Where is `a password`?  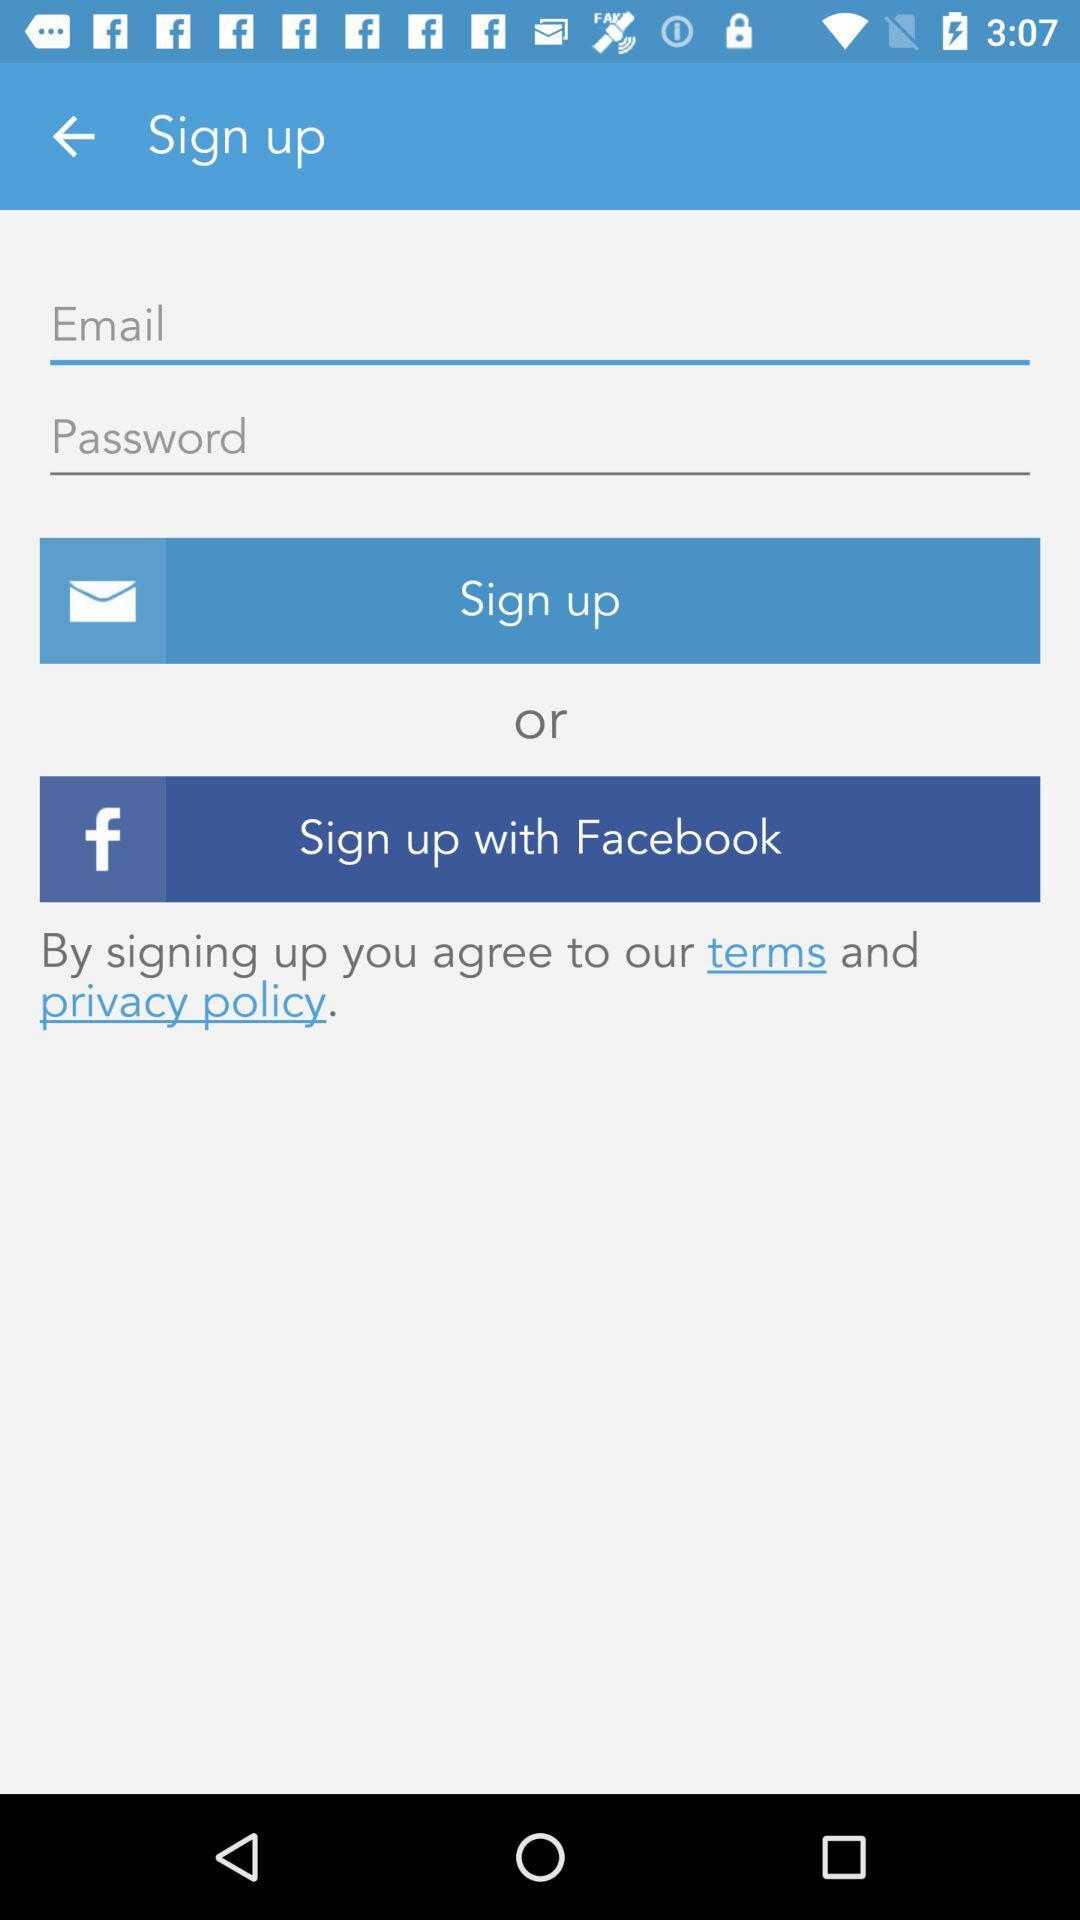
a password is located at coordinates (540, 438).